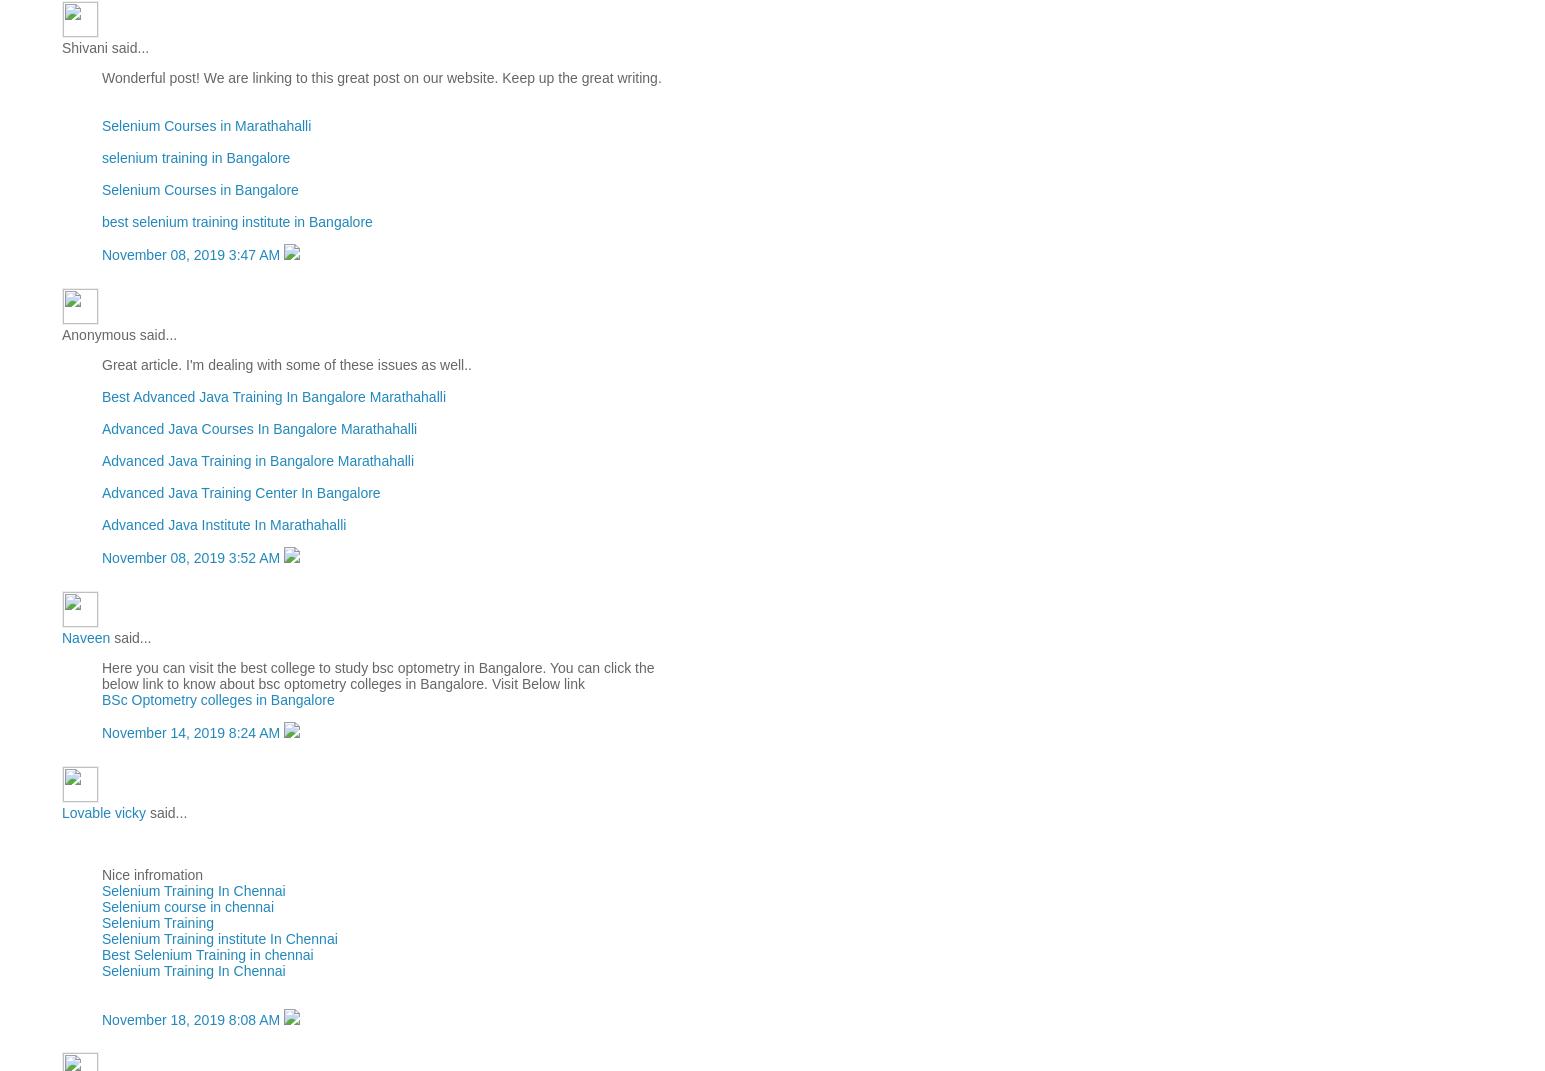 This screenshot has height=1071, width=1545. I want to click on 'best selenium training institute in Bangalore', so click(237, 221).